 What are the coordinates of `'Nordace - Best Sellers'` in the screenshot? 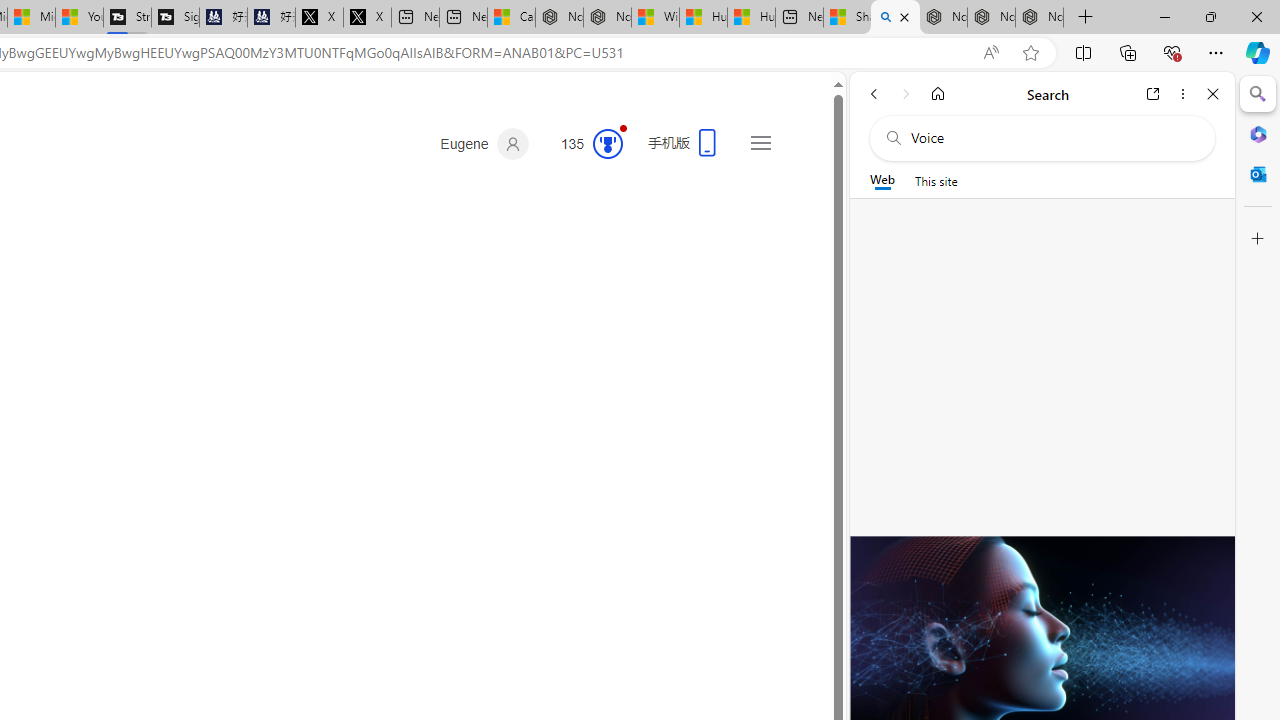 It's located at (942, 17).